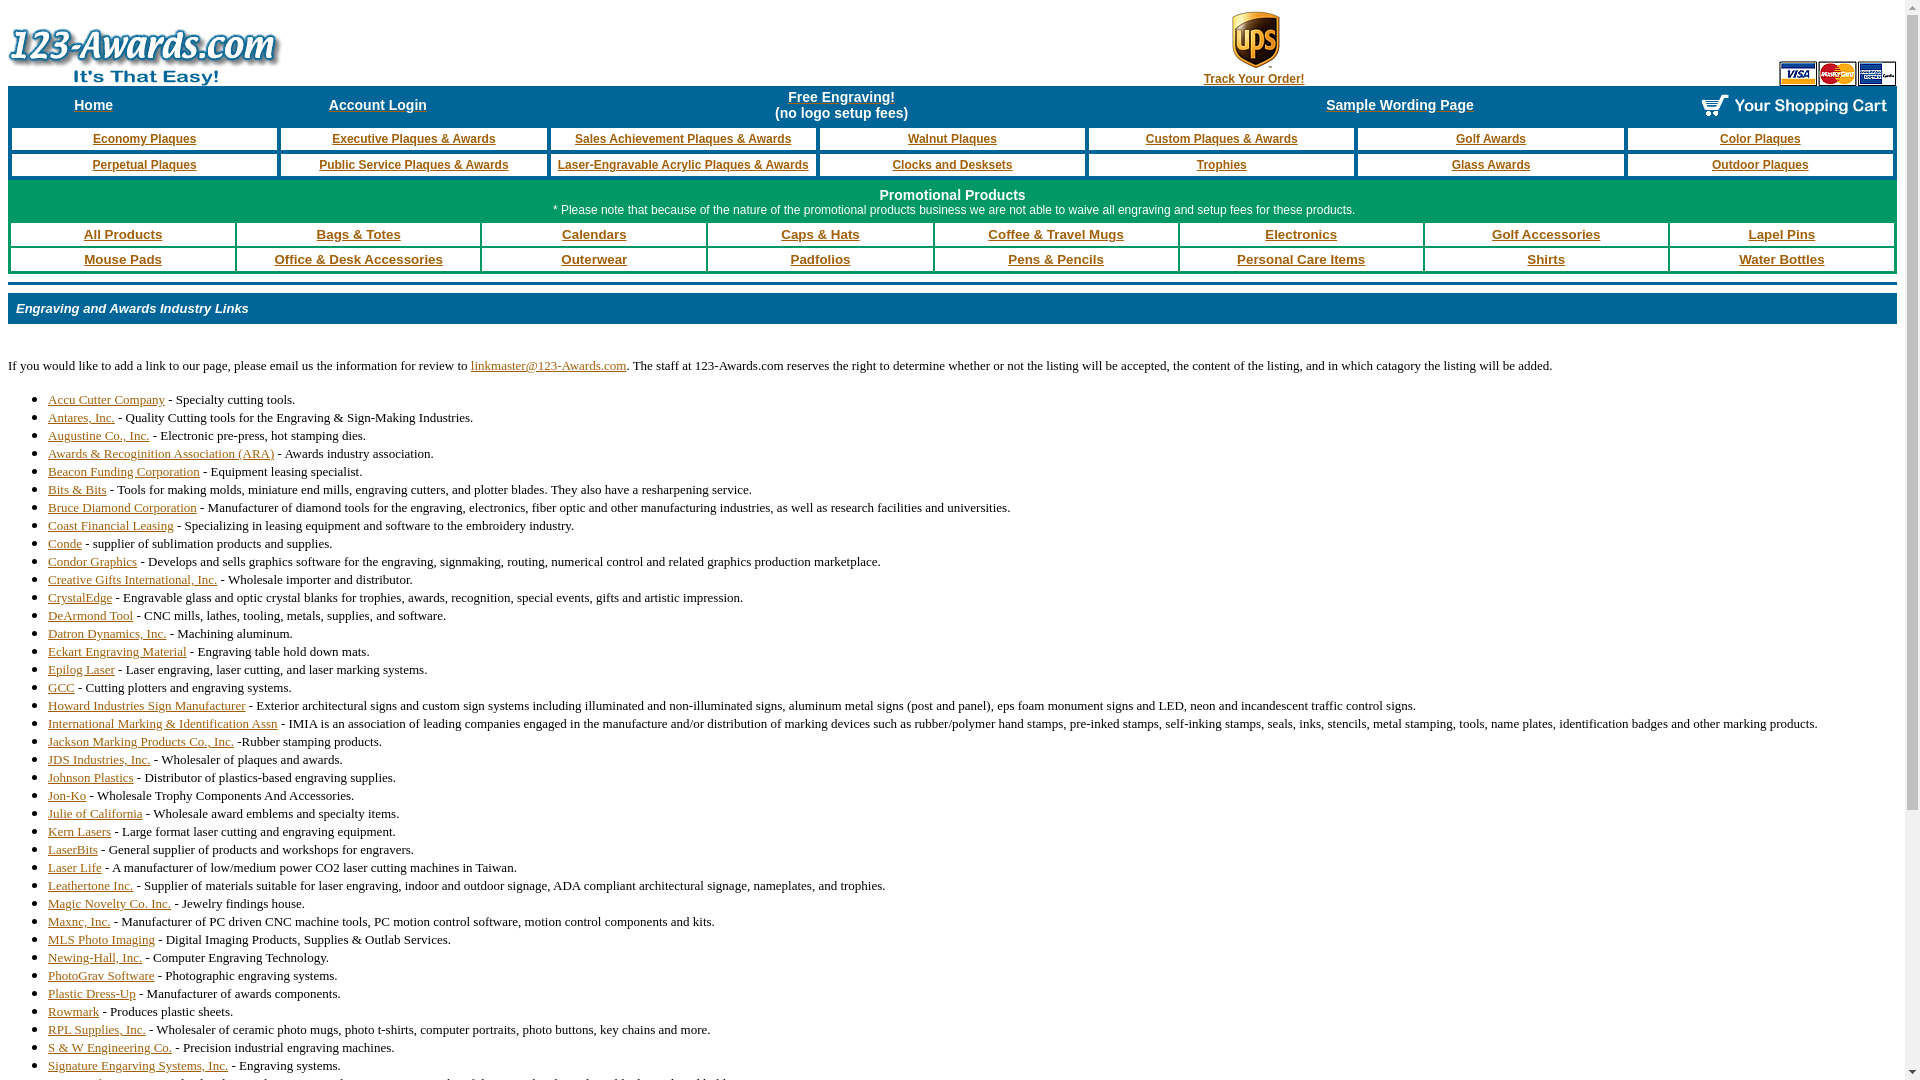 This screenshot has height=1080, width=1920. What do you see at coordinates (1055, 258) in the screenshot?
I see `'Pens & Pencils'` at bounding box center [1055, 258].